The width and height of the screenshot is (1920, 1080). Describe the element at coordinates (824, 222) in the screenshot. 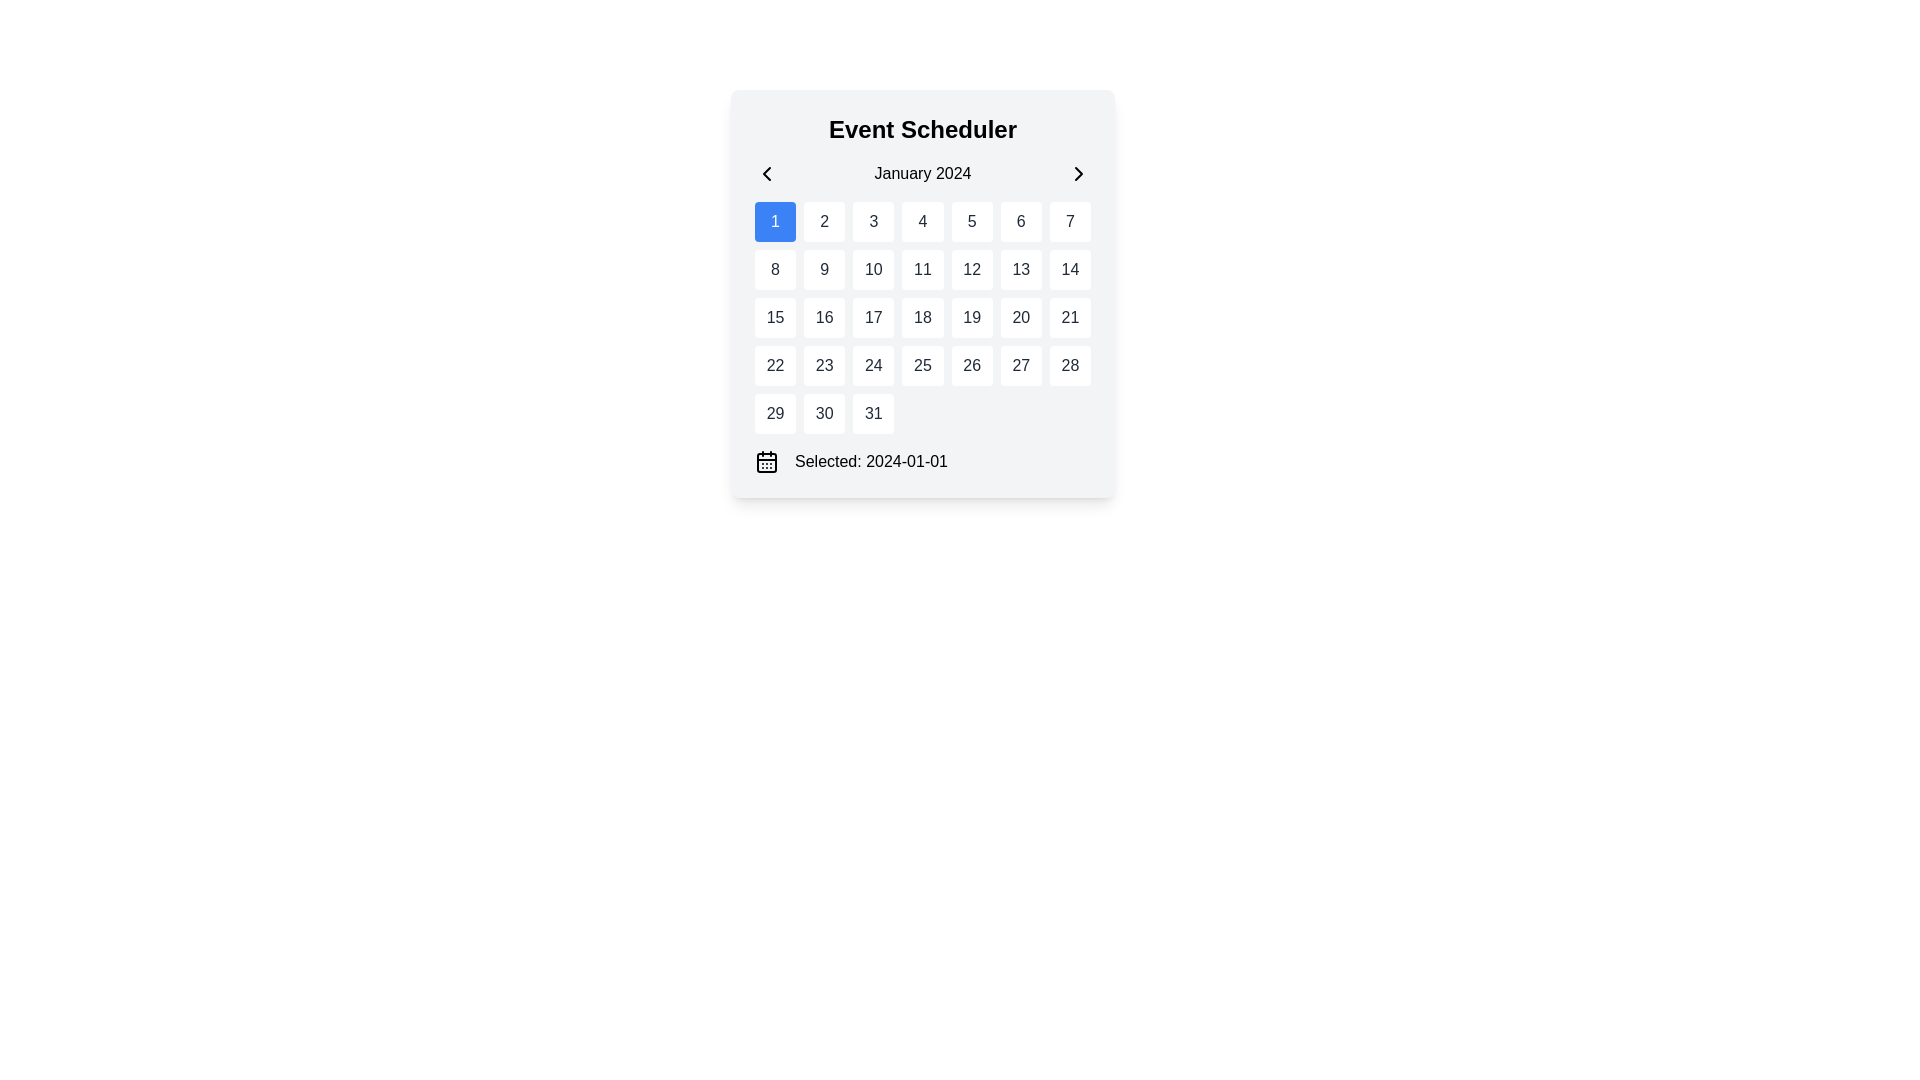

I see `the button displaying the number '2' in a rounded square box` at that location.